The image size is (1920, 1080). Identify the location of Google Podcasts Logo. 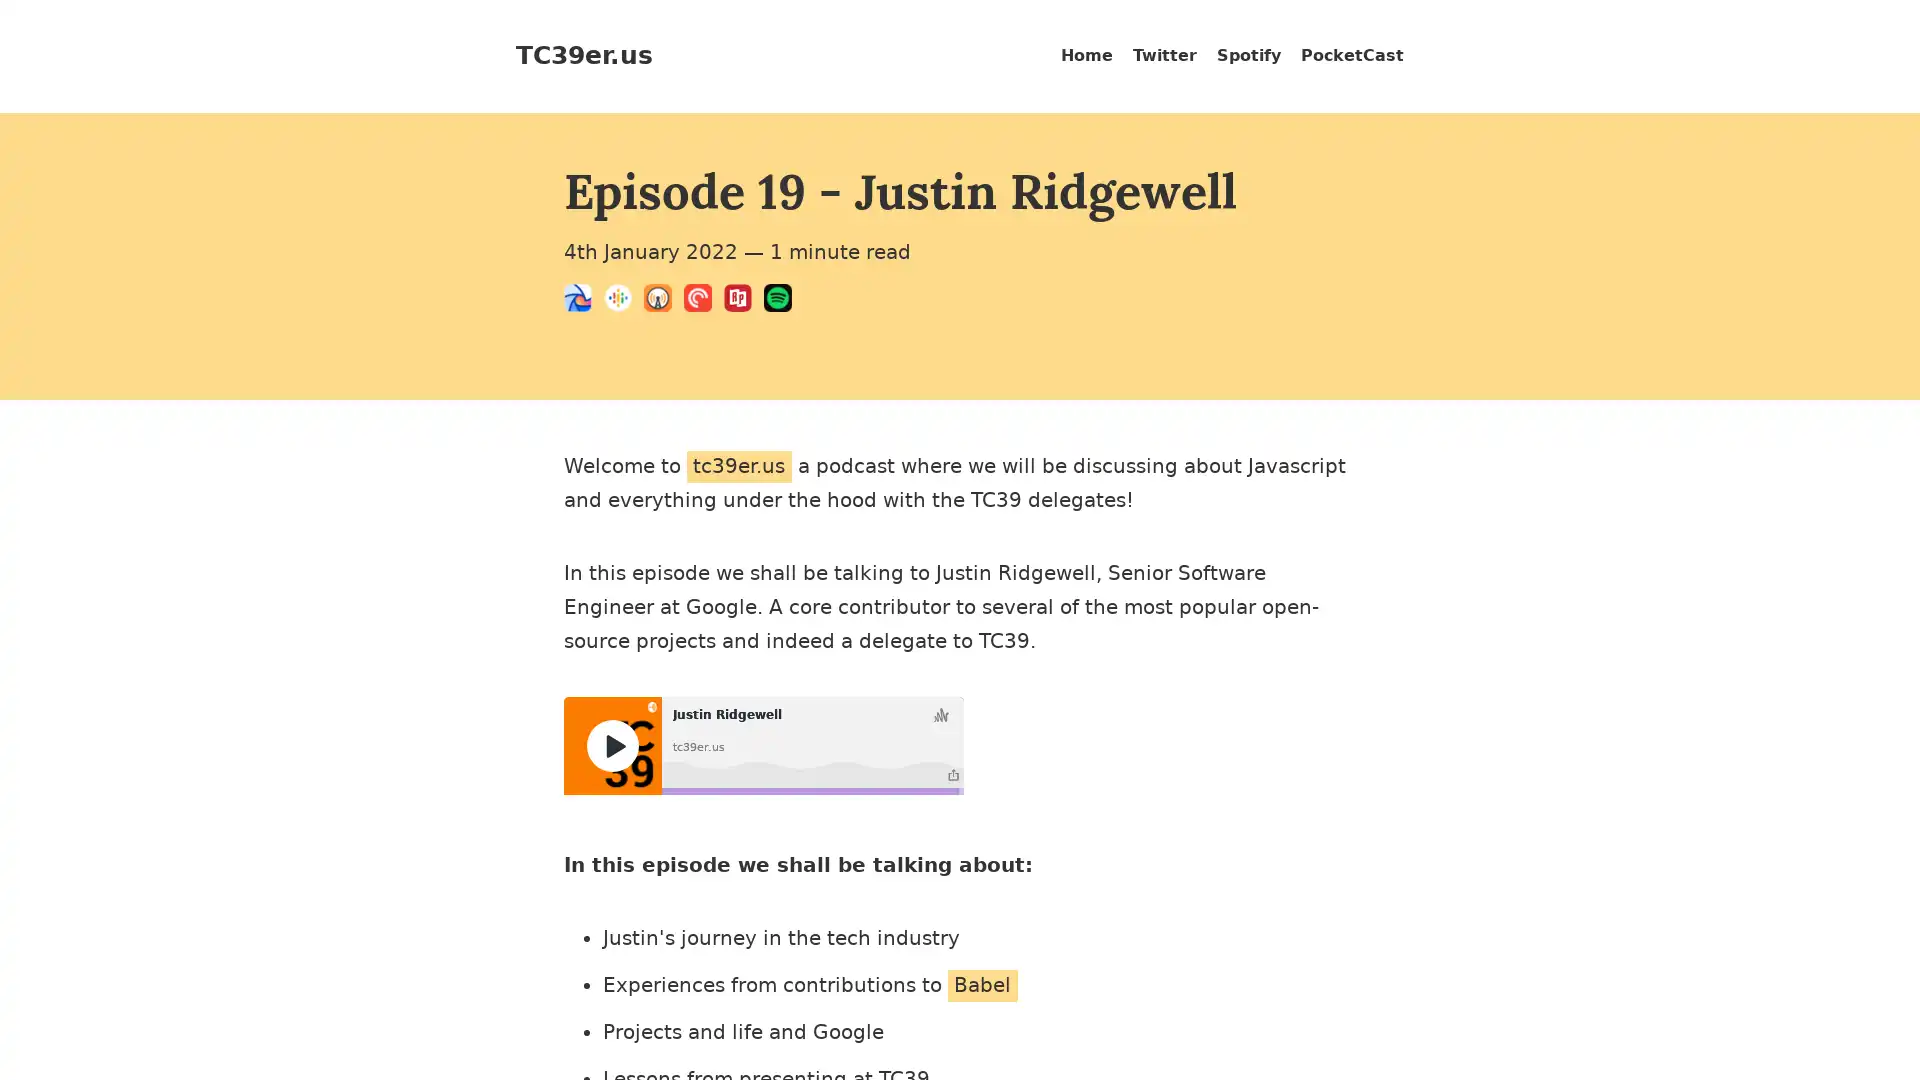
(623, 301).